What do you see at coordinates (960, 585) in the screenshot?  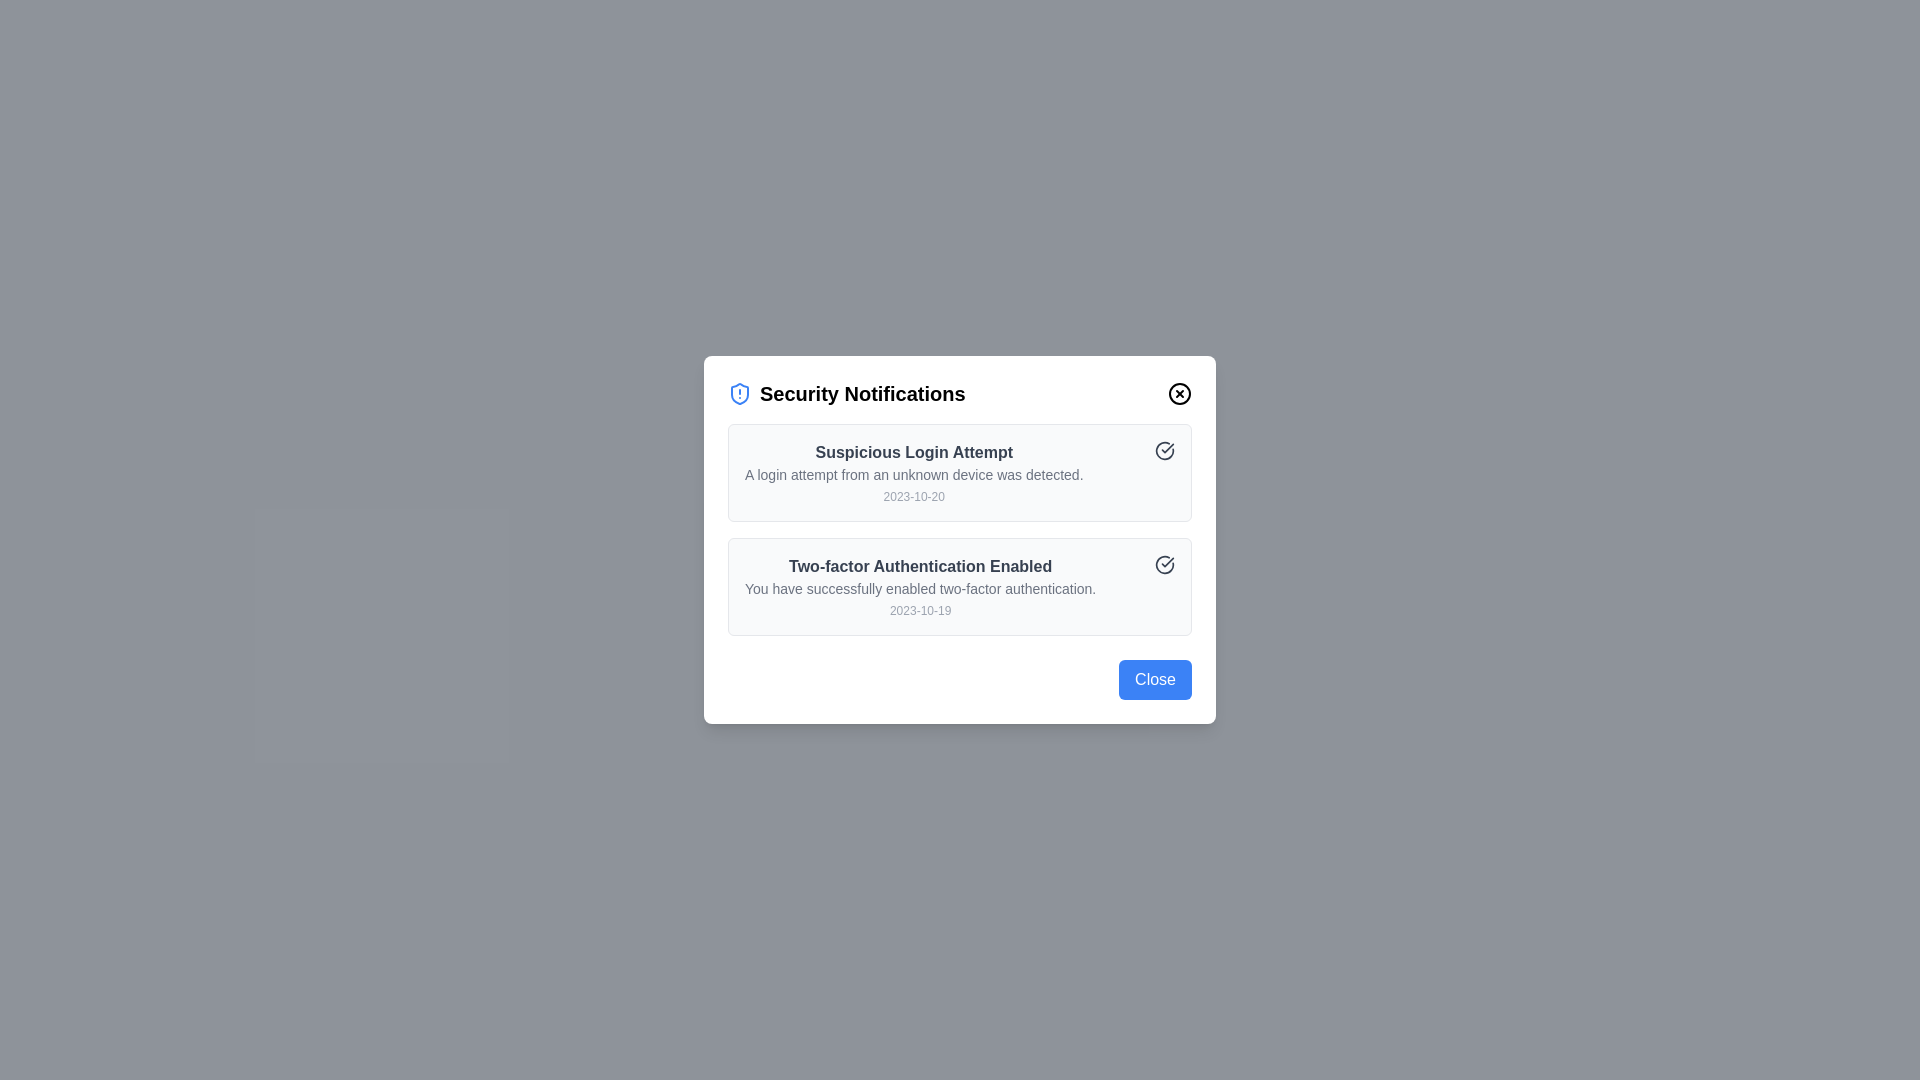 I see `the interactive circular arrow icon in the notification card titled 'Two-factor Authentication Enabled'` at bounding box center [960, 585].